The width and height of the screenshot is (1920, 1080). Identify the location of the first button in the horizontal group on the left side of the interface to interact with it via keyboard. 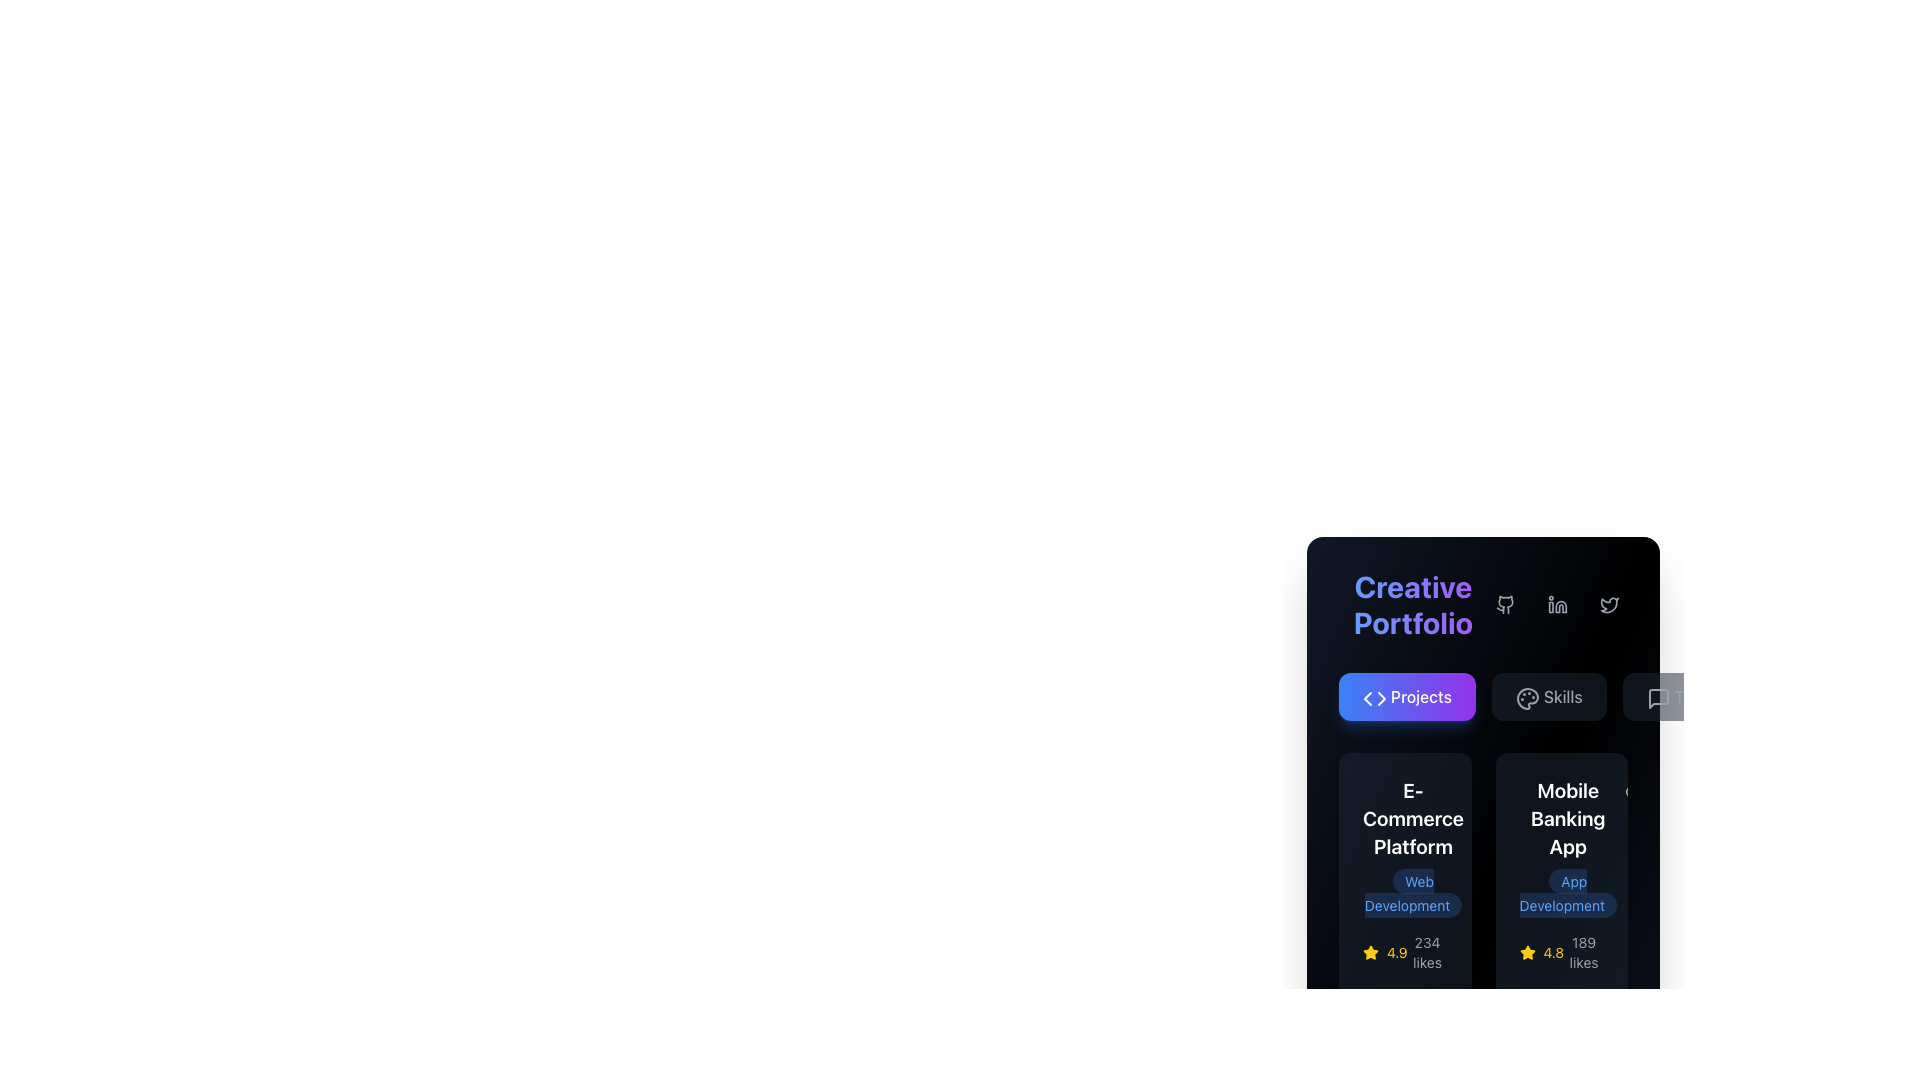
(1406, 696).